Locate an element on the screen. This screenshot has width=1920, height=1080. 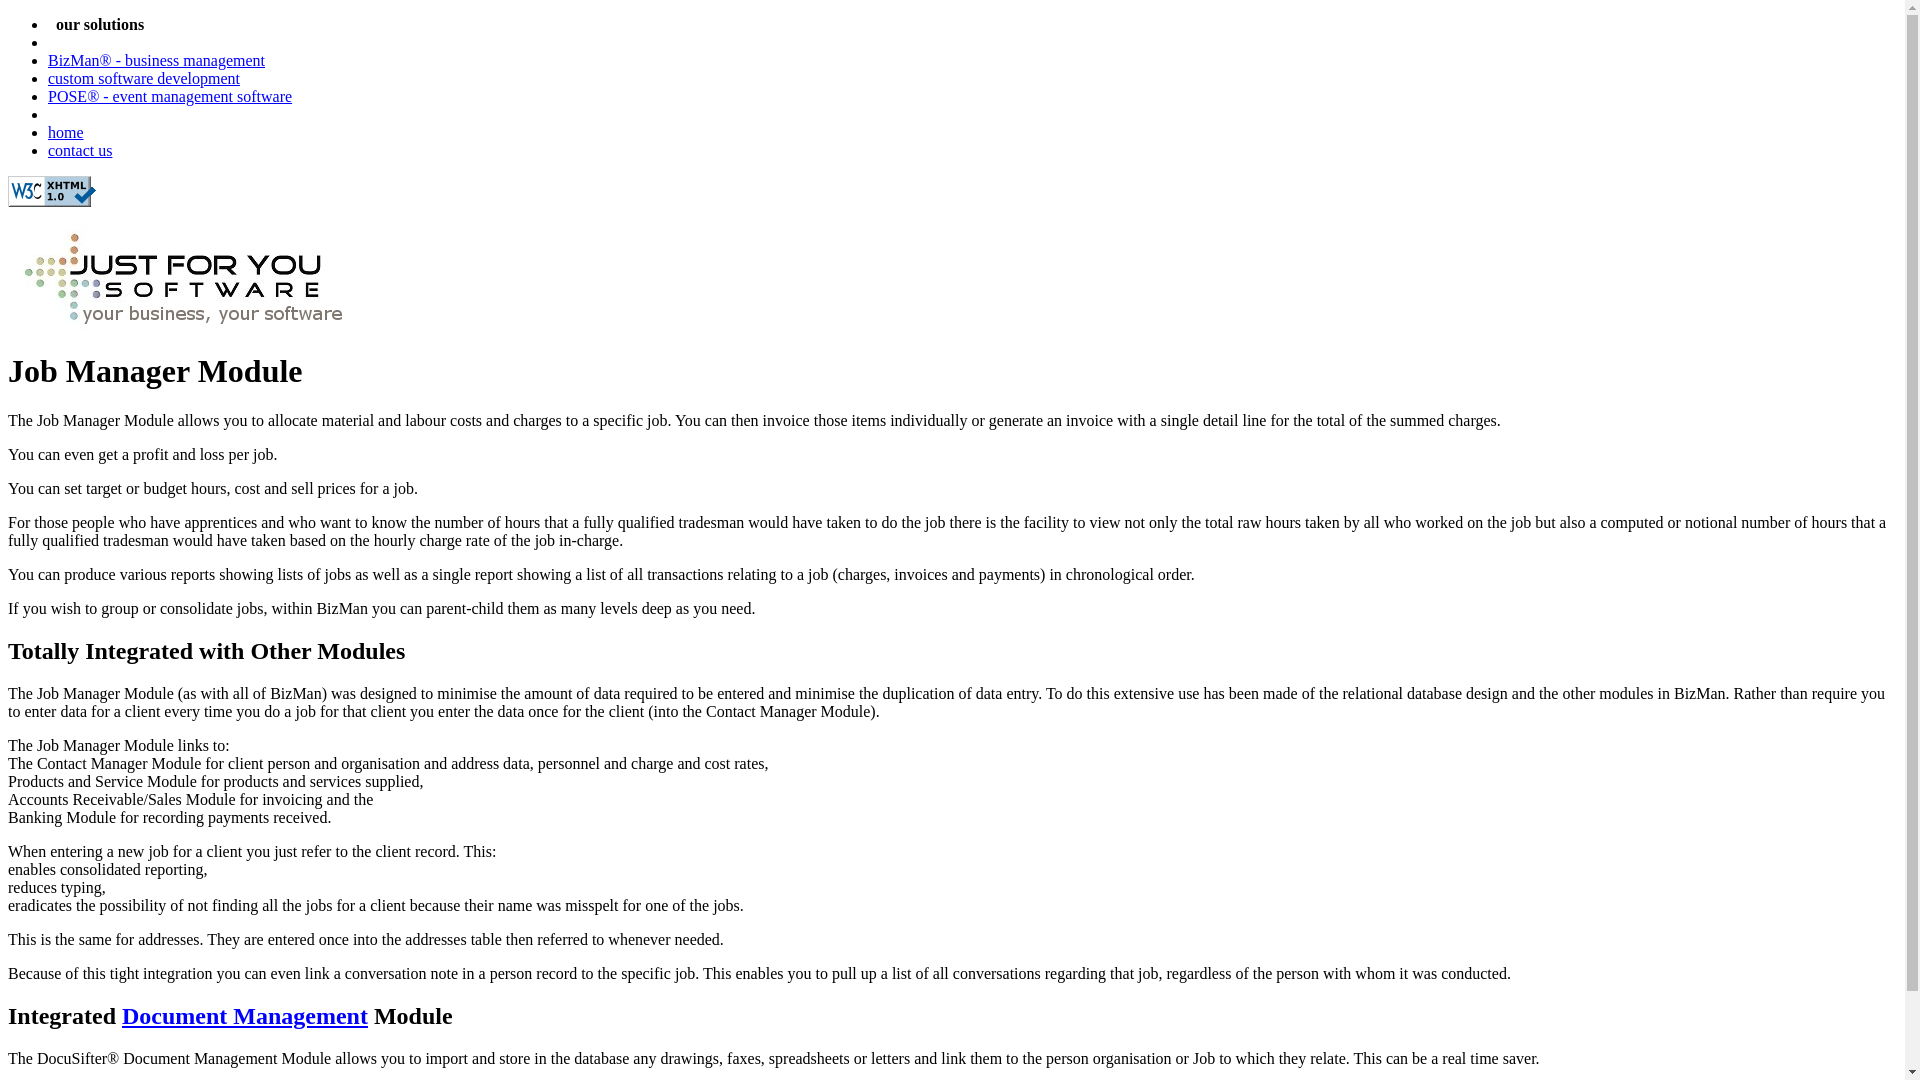
'custom software development' is located at coordinates (143, 77).